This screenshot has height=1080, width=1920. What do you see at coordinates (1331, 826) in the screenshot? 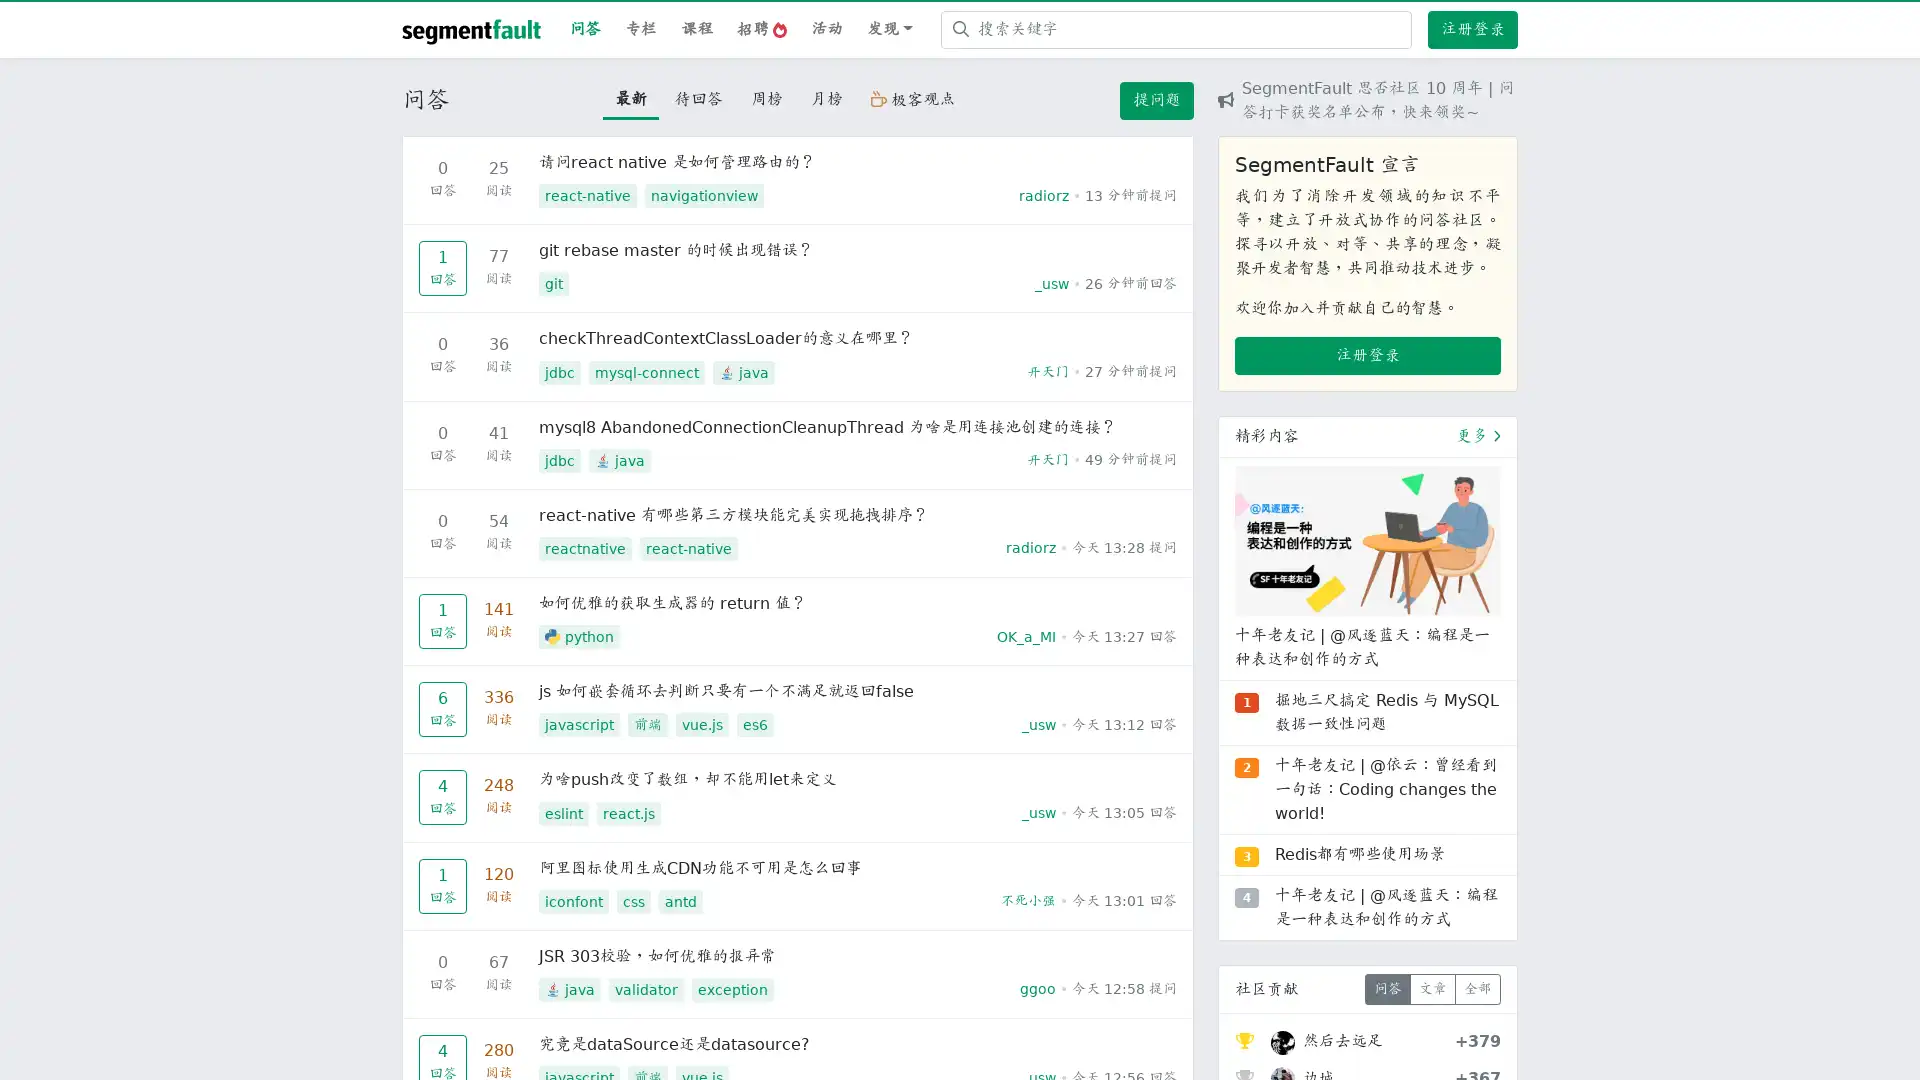
I see `Slide 1` at bounding box center [1331, 826].